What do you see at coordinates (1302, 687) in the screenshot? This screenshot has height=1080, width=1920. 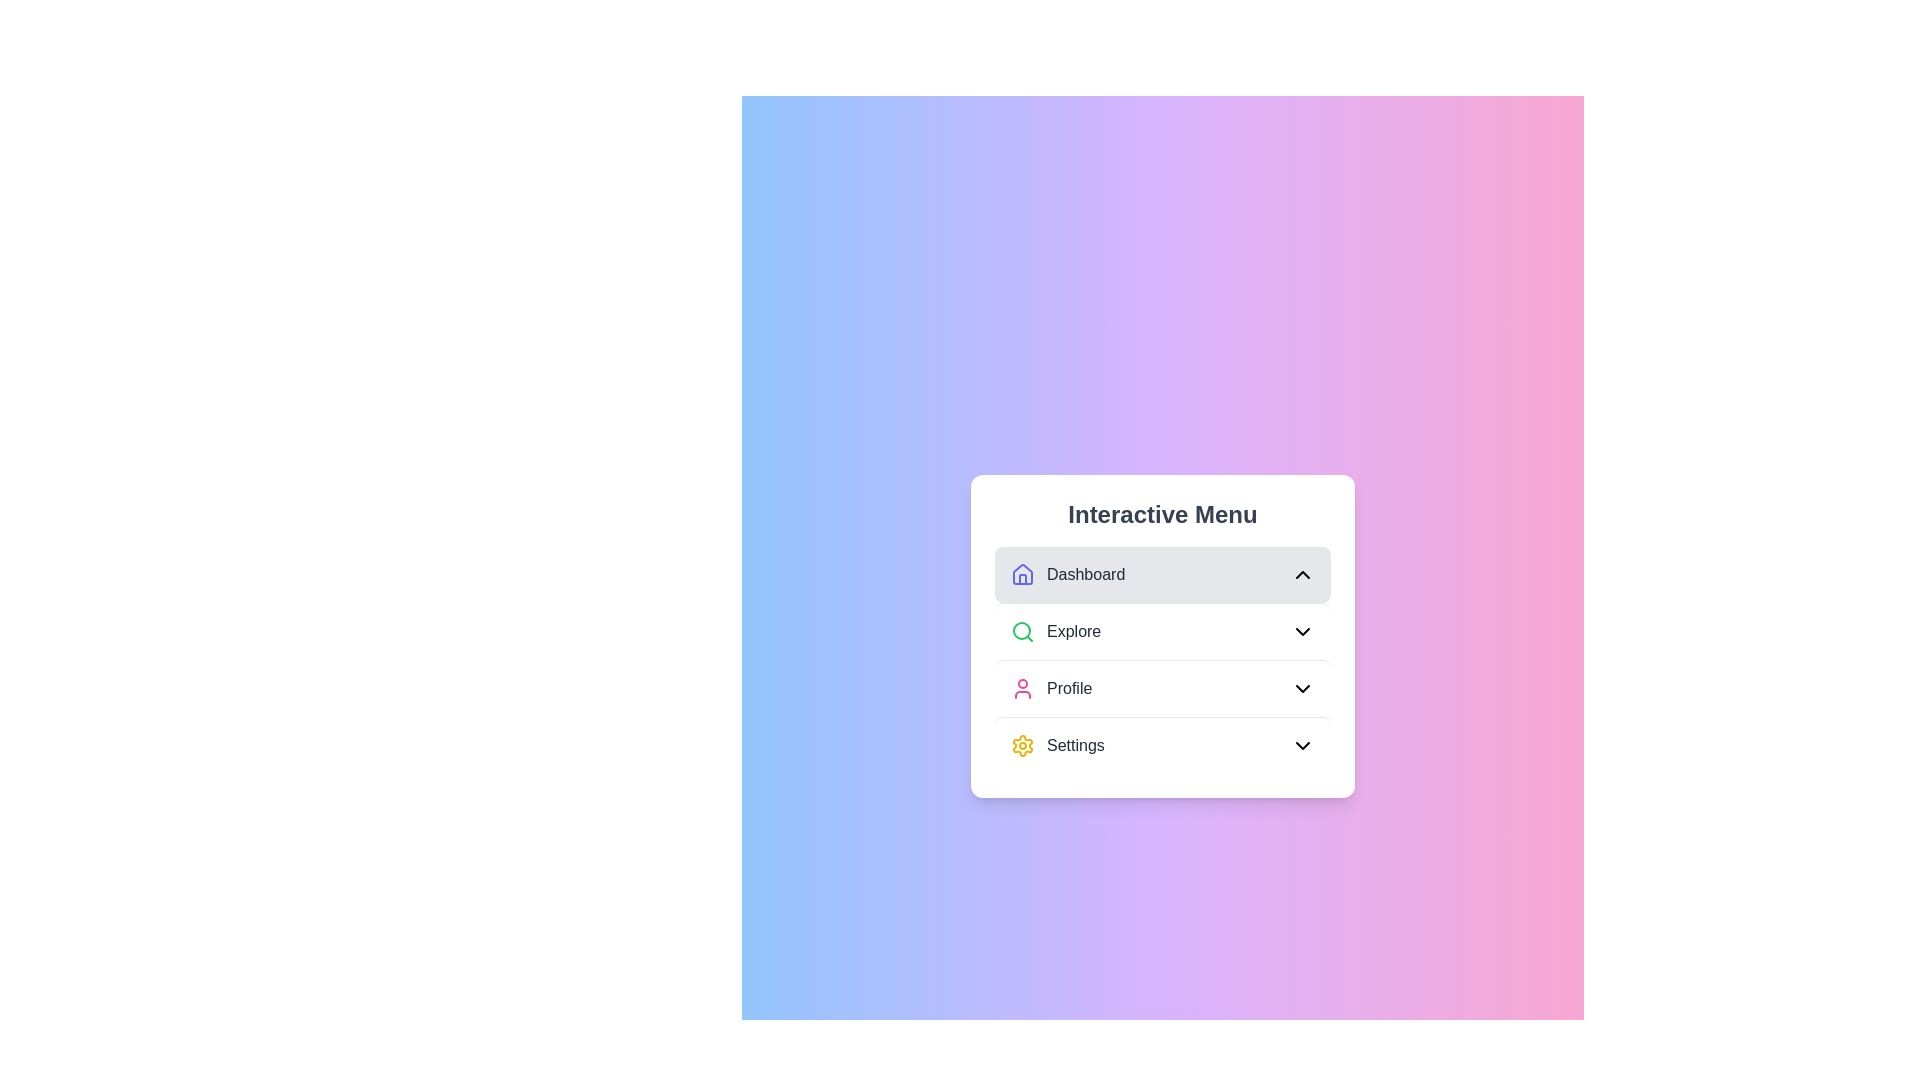 I see `the chevron toggle of the Profile menu to toggle its state` at bounding box center [1302, 687].